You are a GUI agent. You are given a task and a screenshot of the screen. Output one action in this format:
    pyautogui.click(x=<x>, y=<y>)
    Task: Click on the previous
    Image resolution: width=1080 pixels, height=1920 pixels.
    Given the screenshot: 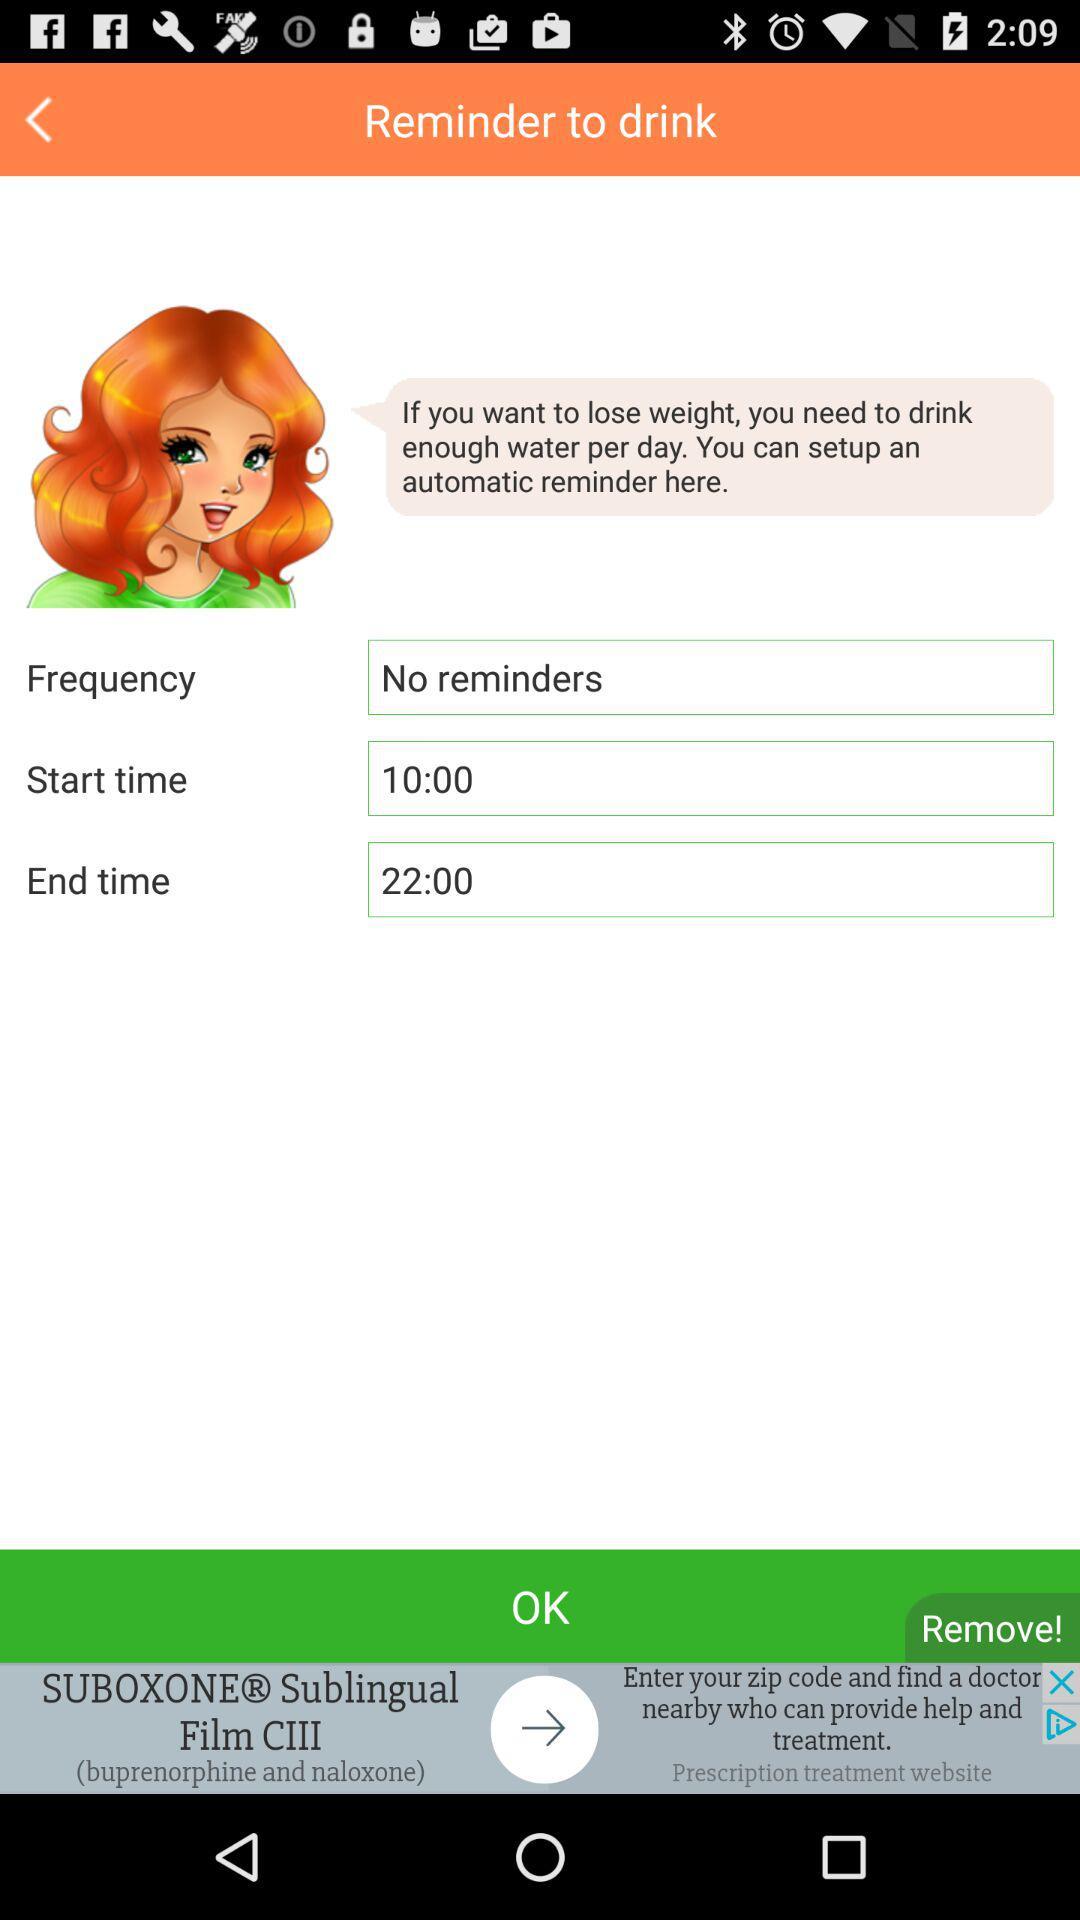 What is the action you would take?
    pyautogui.click(x=41, y=118)
    